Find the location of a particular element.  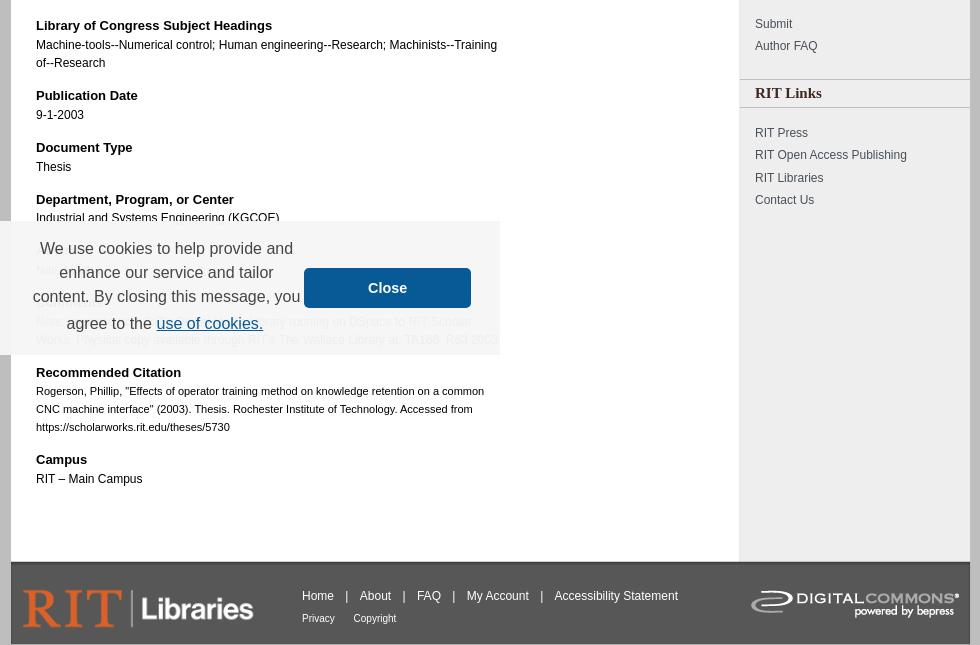

'FAQ' is located at coordinates (416, 595).